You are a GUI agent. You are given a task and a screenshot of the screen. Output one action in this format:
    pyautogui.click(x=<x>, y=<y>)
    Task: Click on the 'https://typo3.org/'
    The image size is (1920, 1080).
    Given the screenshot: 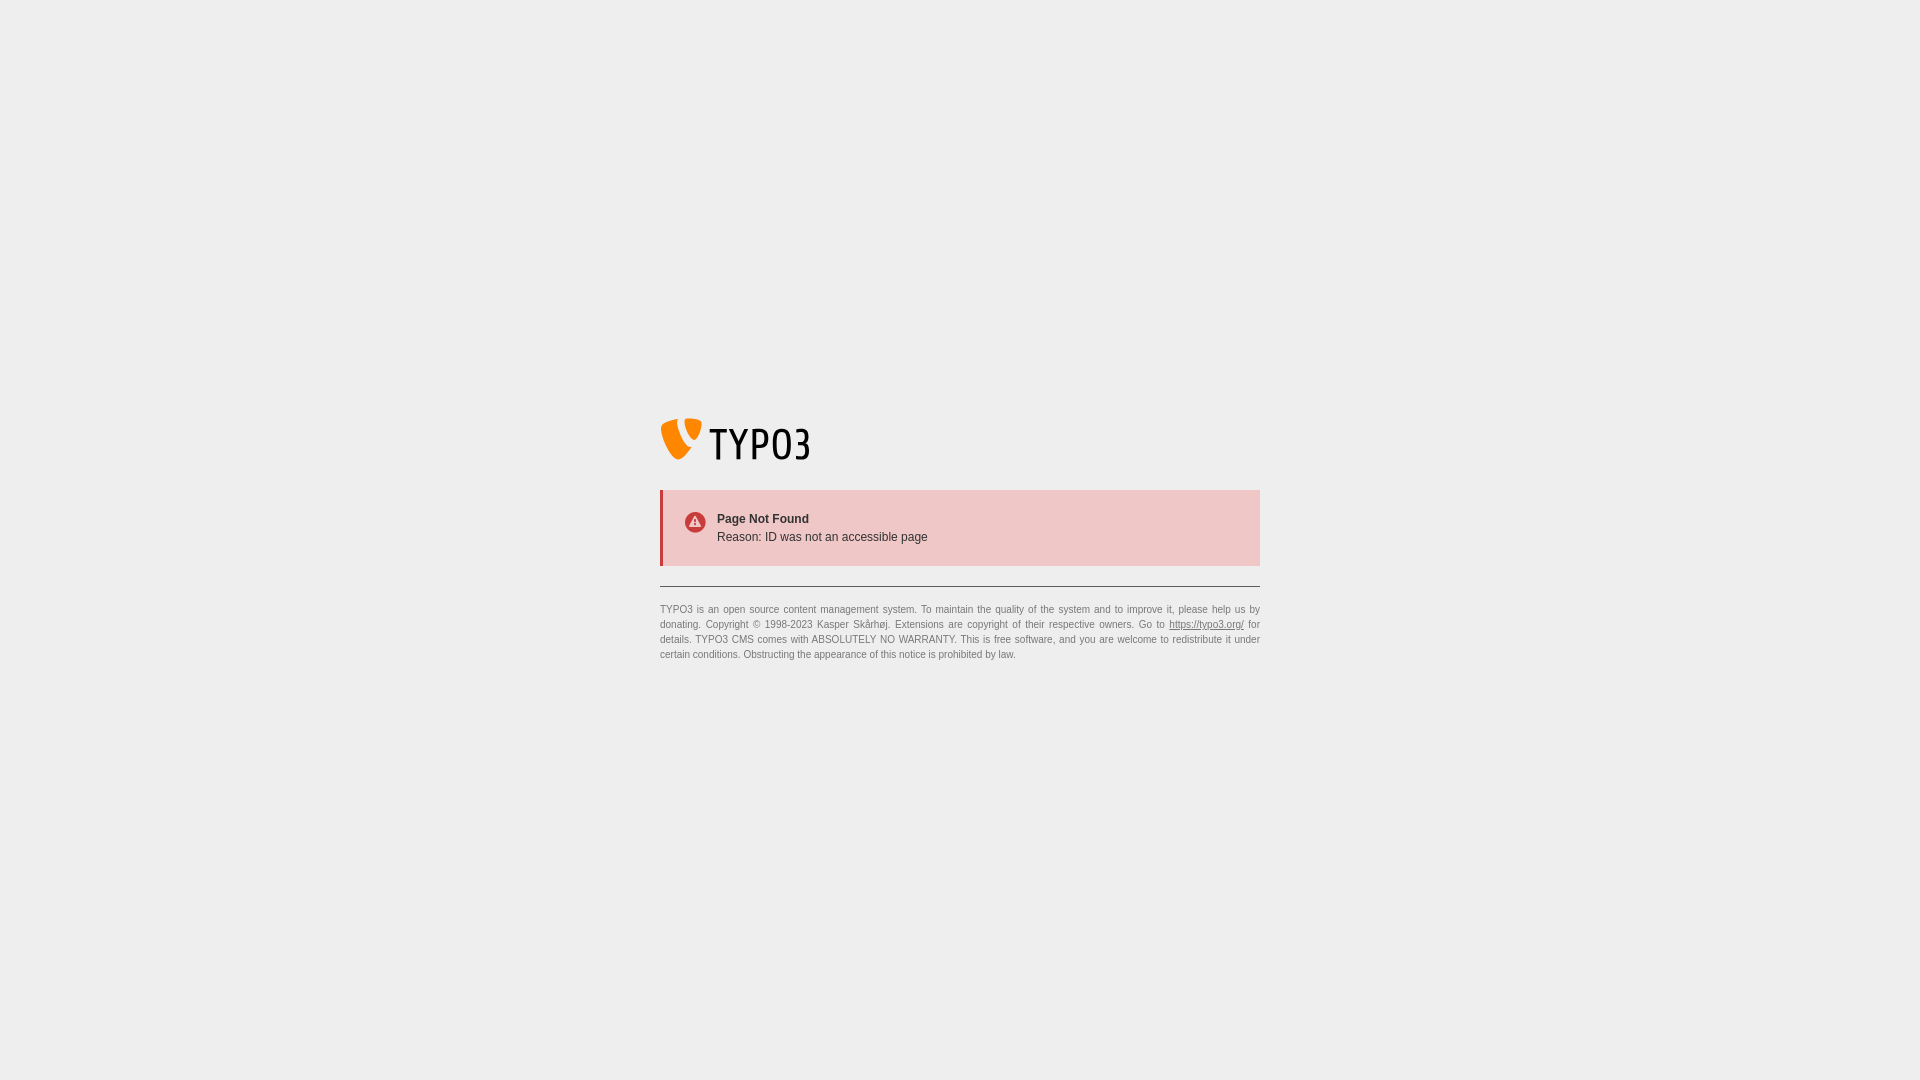 What is the action you would take?
    pyautogui.click(x=1169, y=623)
    